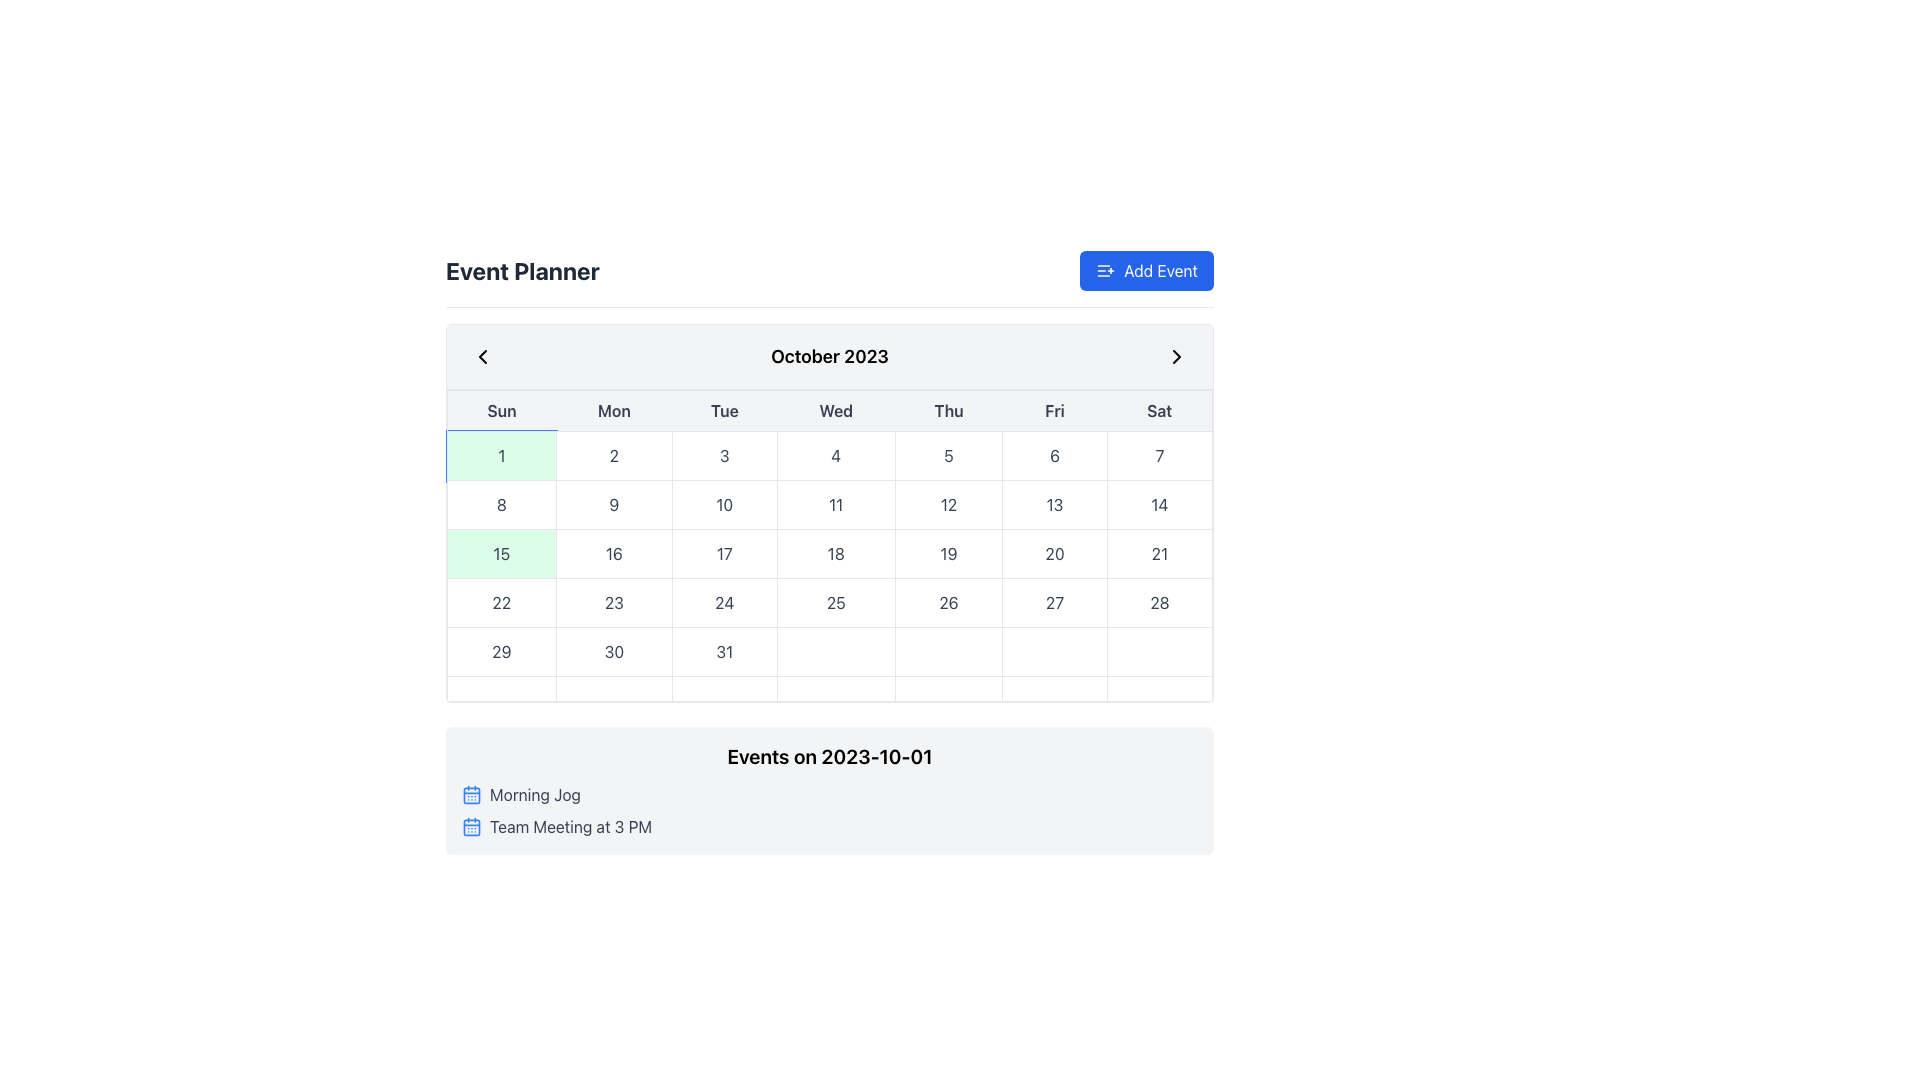  What do you see at coordinates (836, 504) in the screenshot?
I see `the selectable calendar day button labeled '11', which is the fourth button in a horizontal sequence between buttons '10' and '12', to trigger style changes` at bounding box center [836, 504].